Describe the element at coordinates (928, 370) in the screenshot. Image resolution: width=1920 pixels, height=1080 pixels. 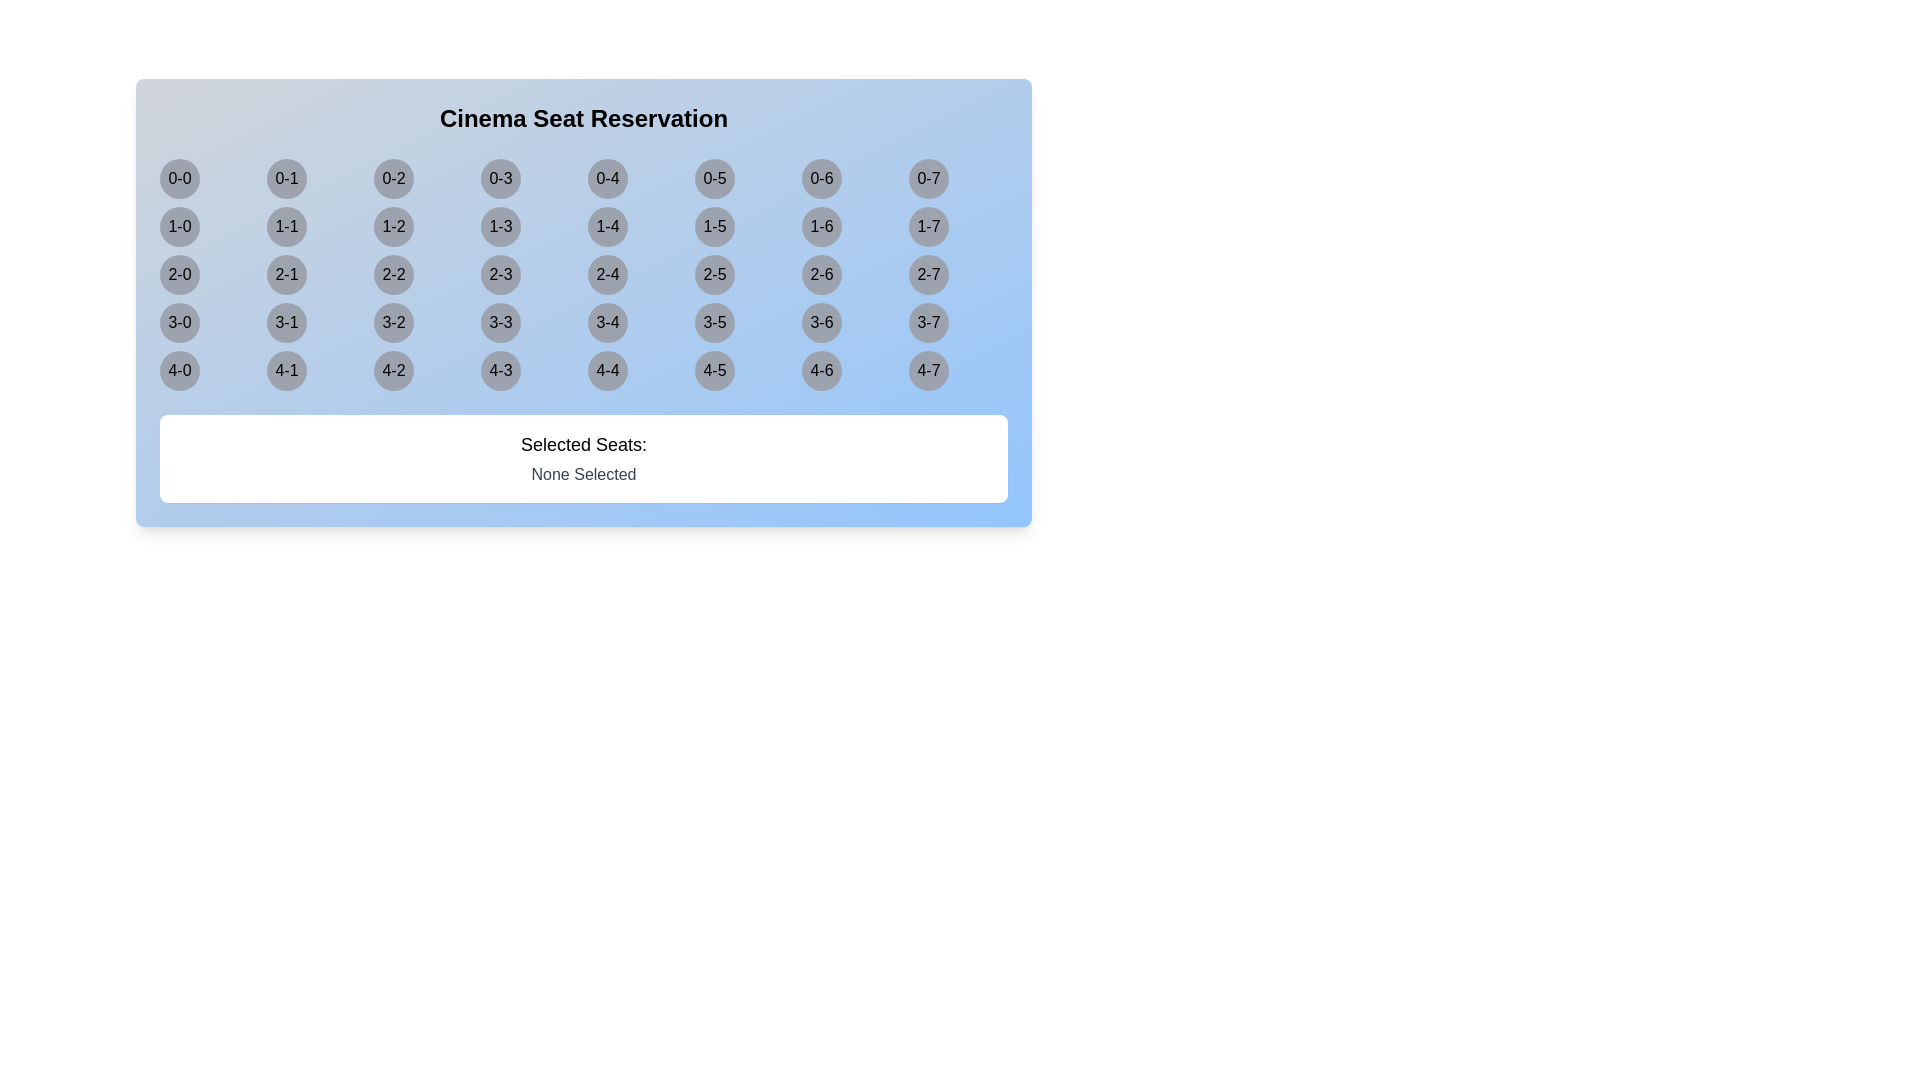
I see `the circular button with a gray background and the text '4-7' centered in black font, located in the last column of the fifth row of the grid layout` at that location.